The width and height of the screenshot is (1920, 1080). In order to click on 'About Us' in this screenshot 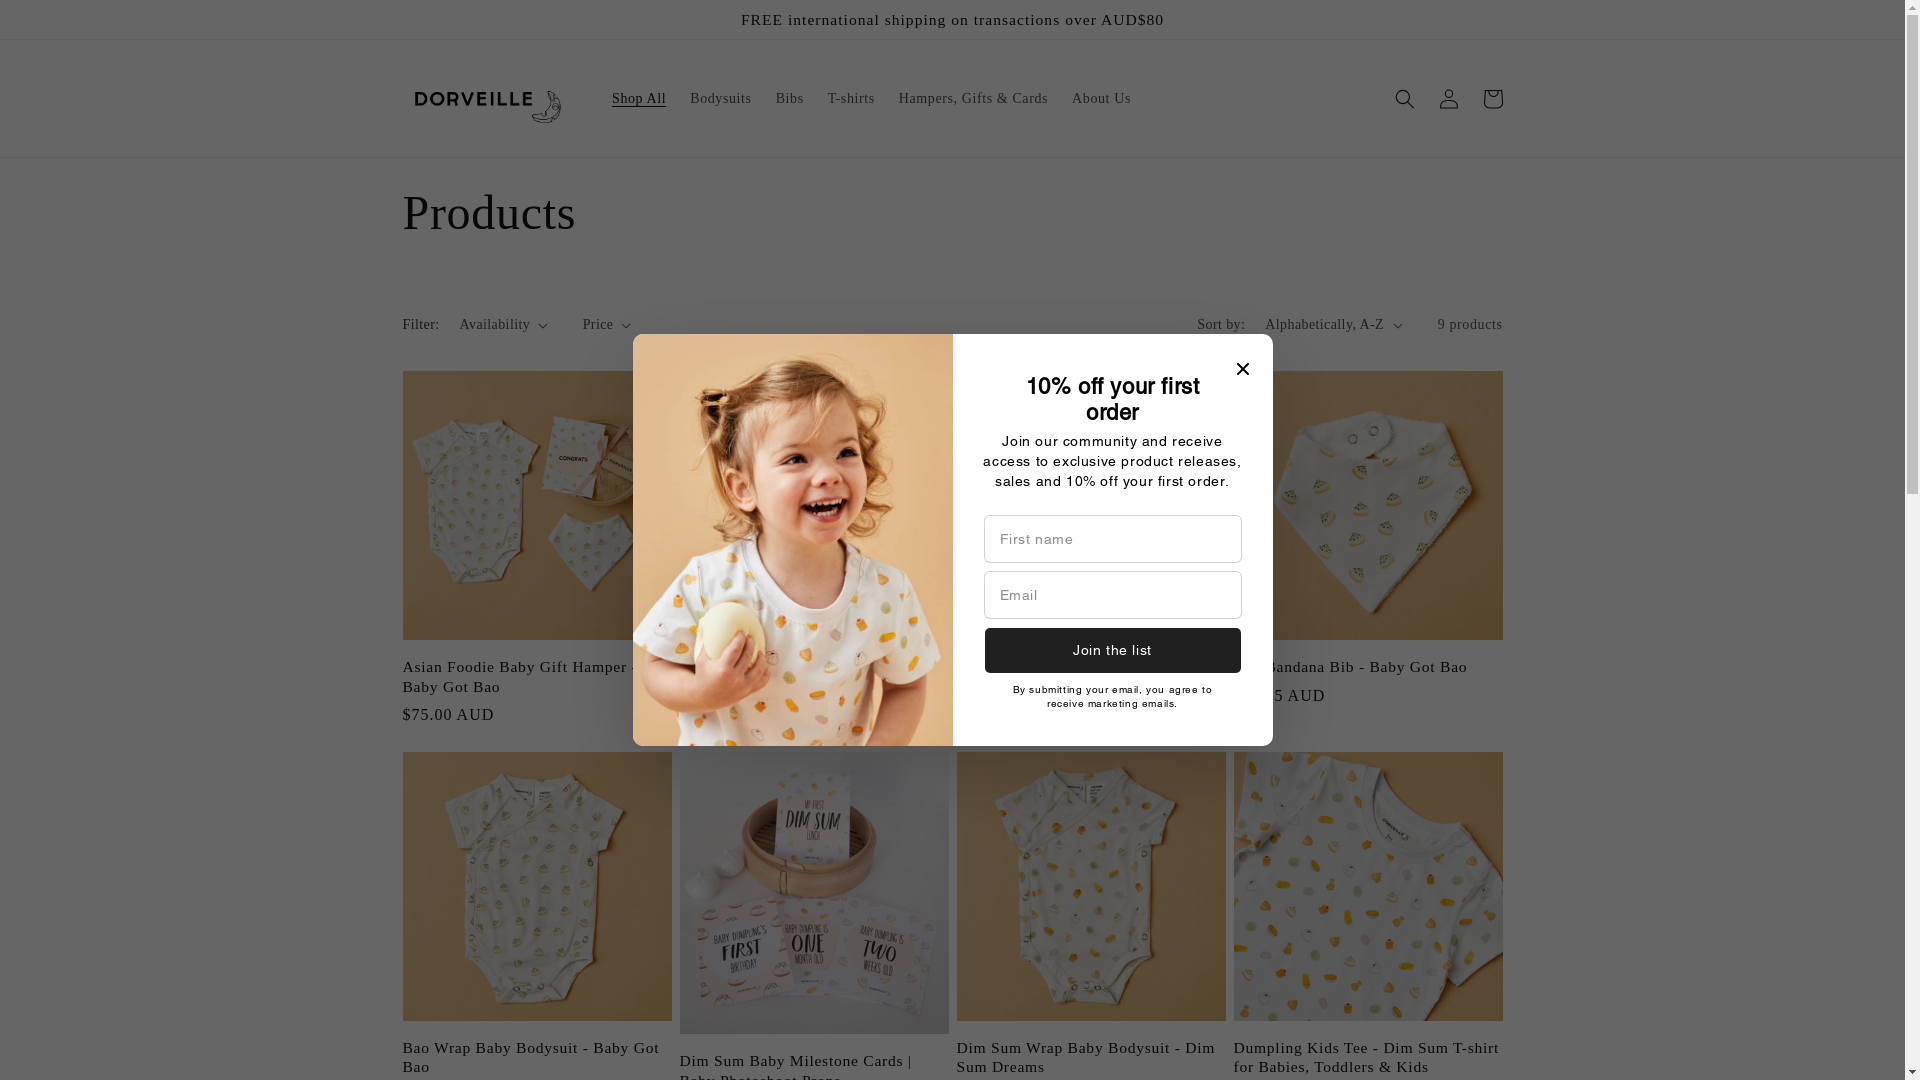, I will do `click(1100, 99)`.